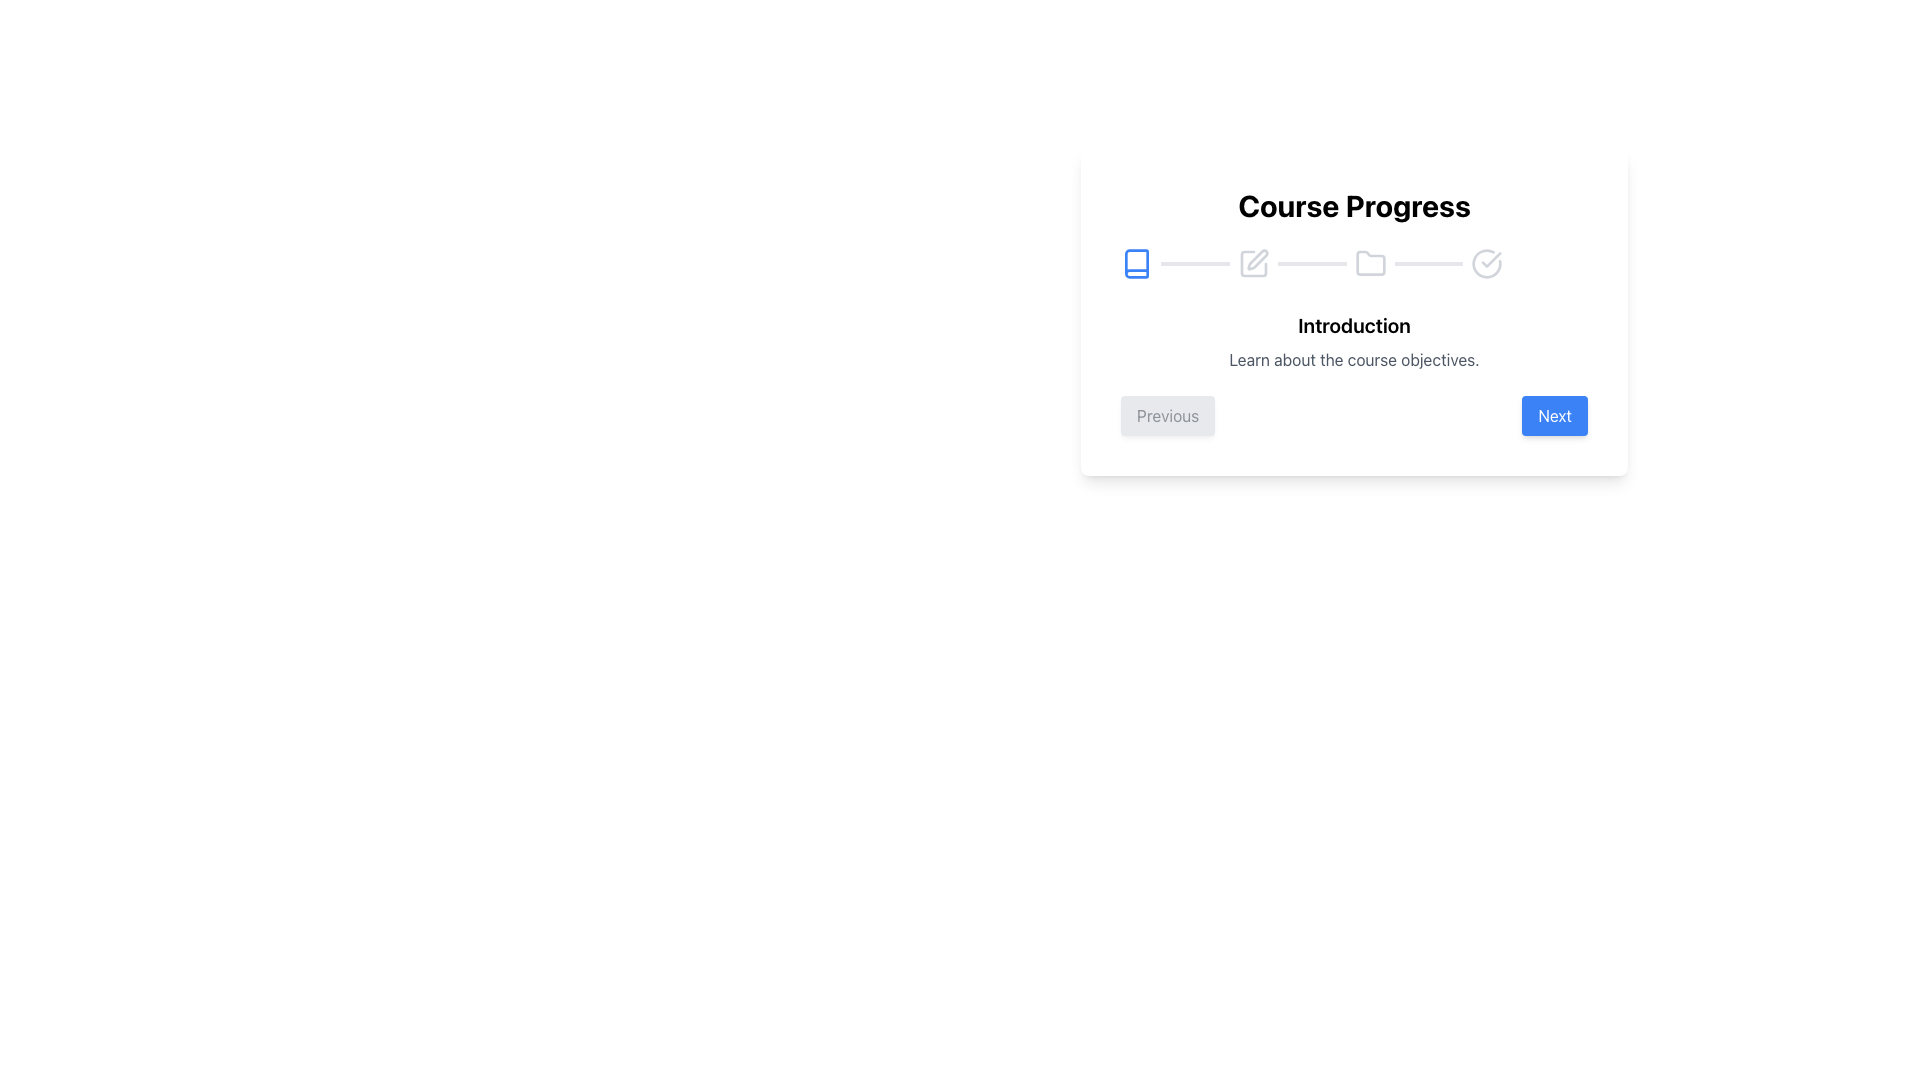 The image size is (1920, 1080). I want to click on the progress stage icon located below the 'Course Progress' heading, positioned between a pen icon and a checkmark icon, so click(1369, 262).